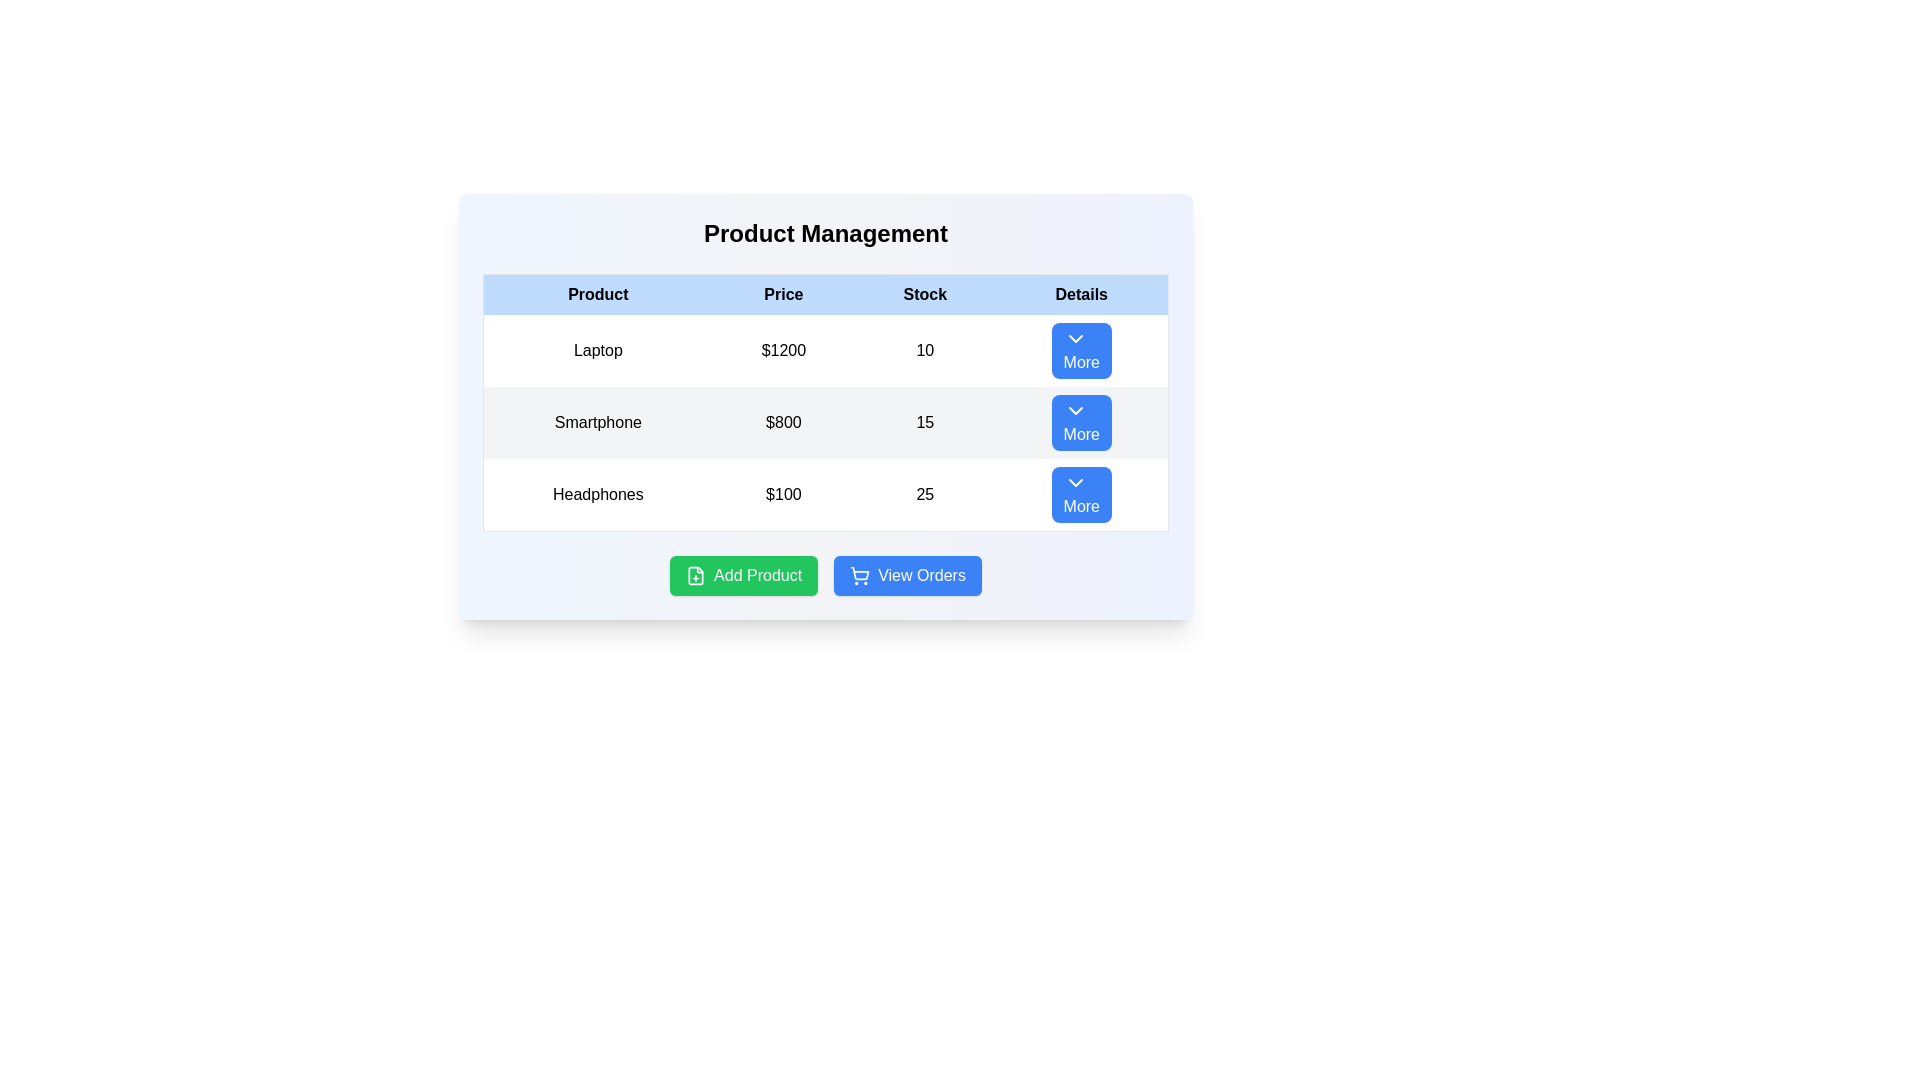 Image resolution: width=1920 pixels, height=1080 pixels. What do you see at coordinates (696, 575) in the screenshot?
I see `the icon located at the center of the 'Add Product' button, which symbolizes document creation or addition` at bounding box center [696, 575].